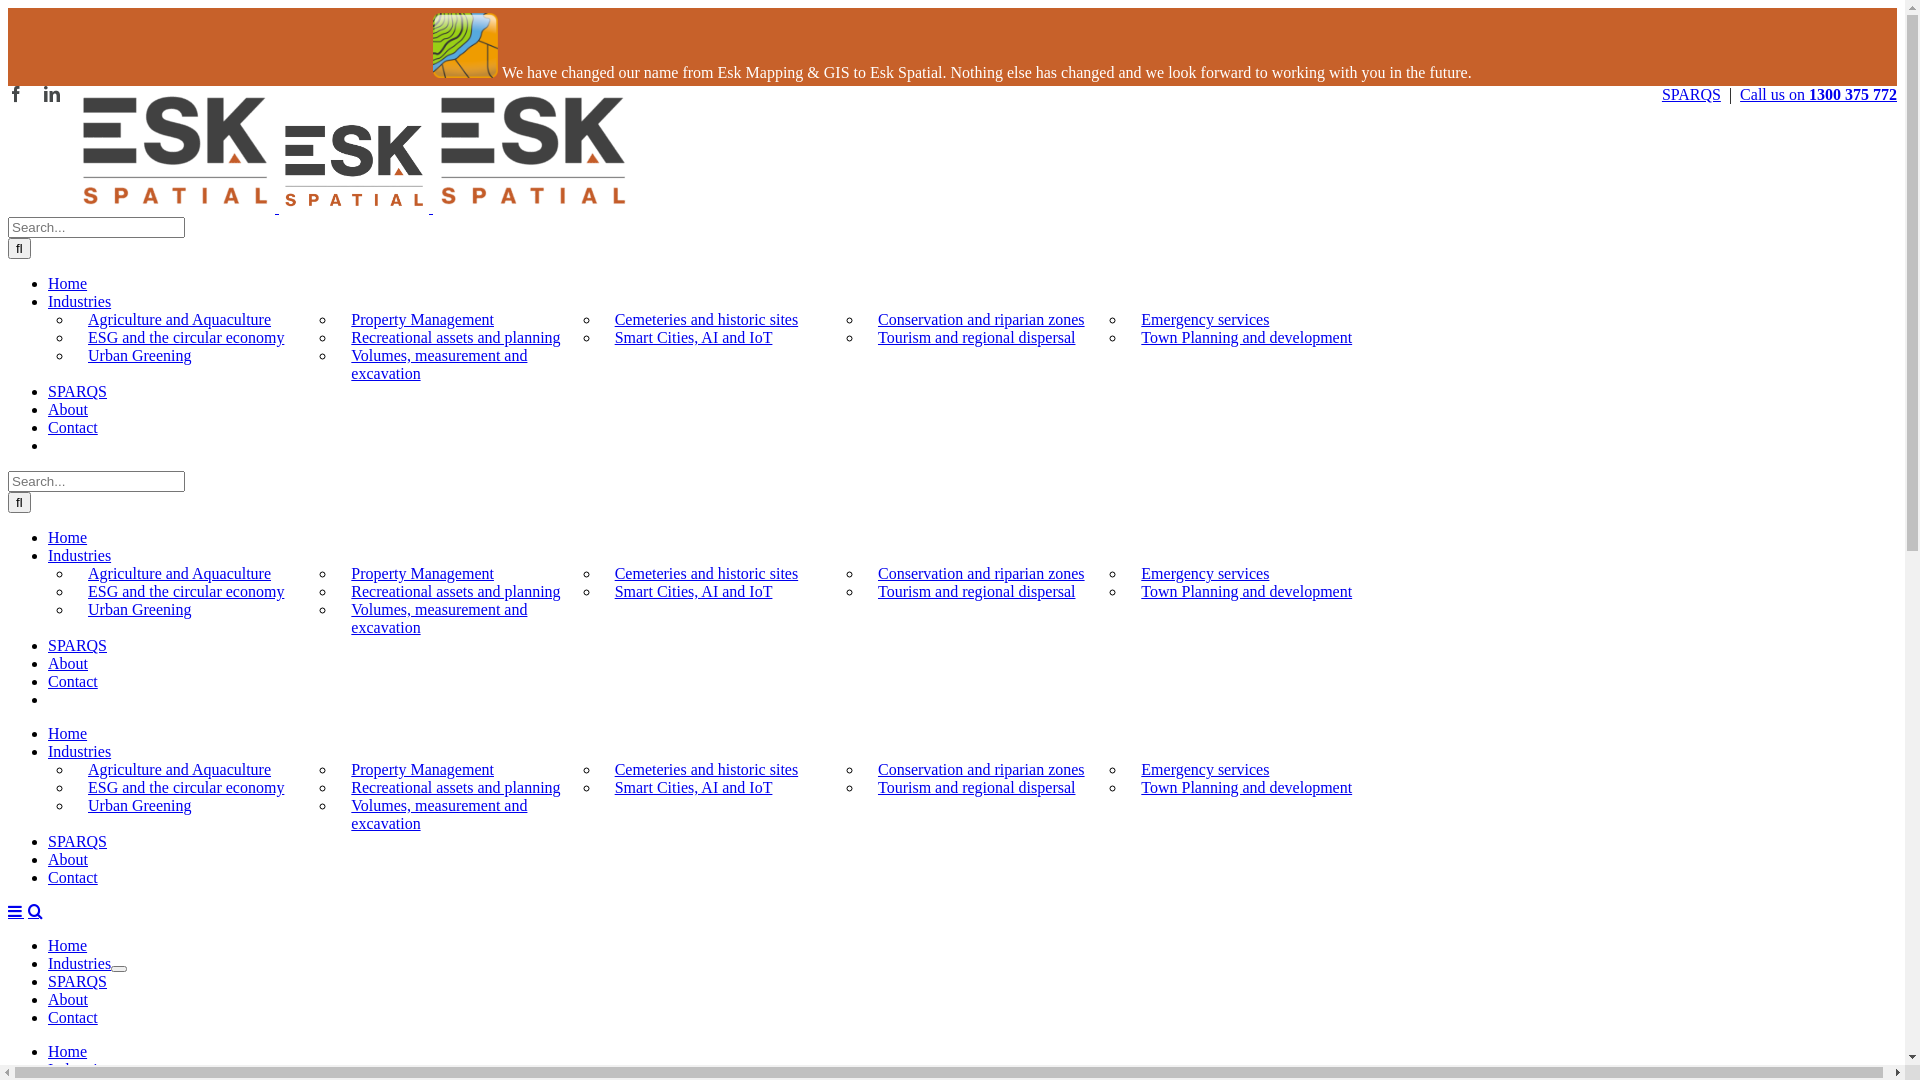 The width and height of the screenshot is (1920, 1080). I want to click on 'SPARQS', so click(77, 841).